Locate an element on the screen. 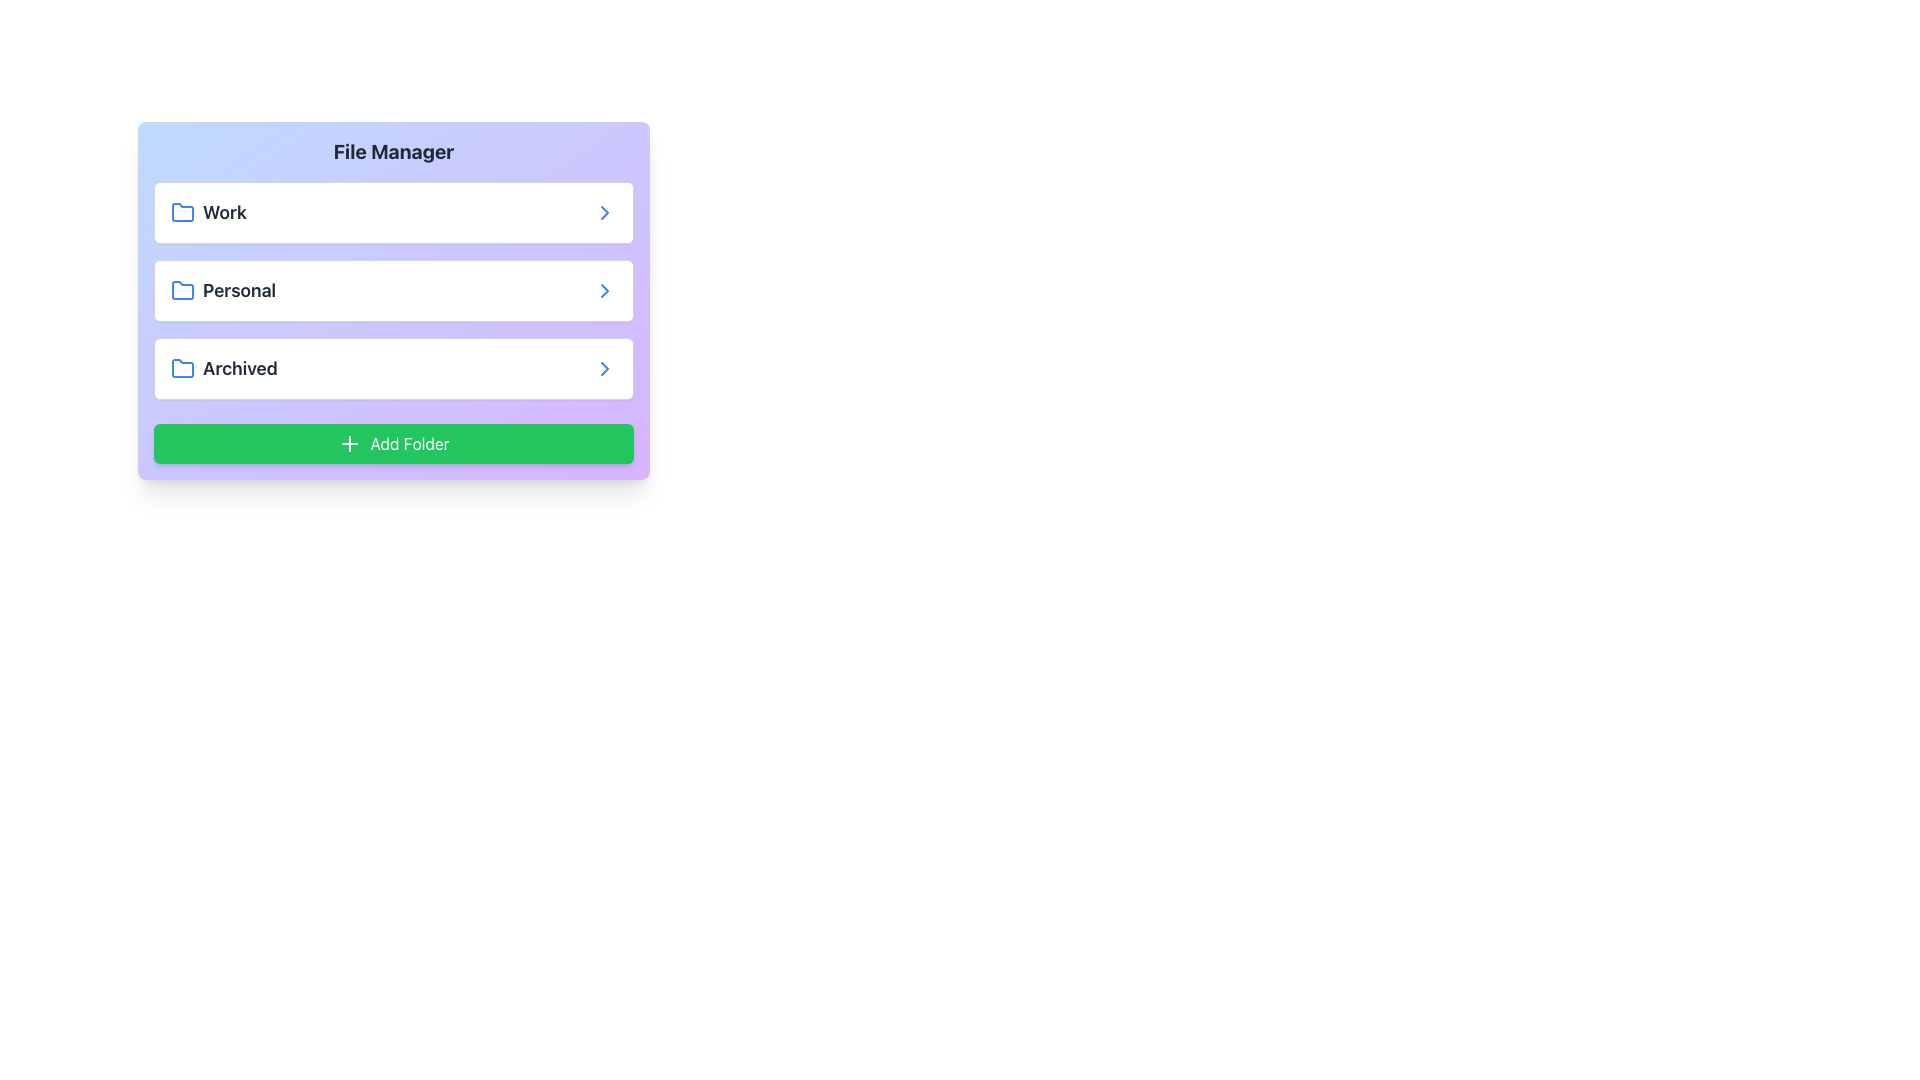 This screenshot has width=1920, height=1080. the red outlined folder icon representing an 'Archived' folder located in the third list item labeled 'Archived' in the 'File Manager' interface is located at coordinates (182, 367).